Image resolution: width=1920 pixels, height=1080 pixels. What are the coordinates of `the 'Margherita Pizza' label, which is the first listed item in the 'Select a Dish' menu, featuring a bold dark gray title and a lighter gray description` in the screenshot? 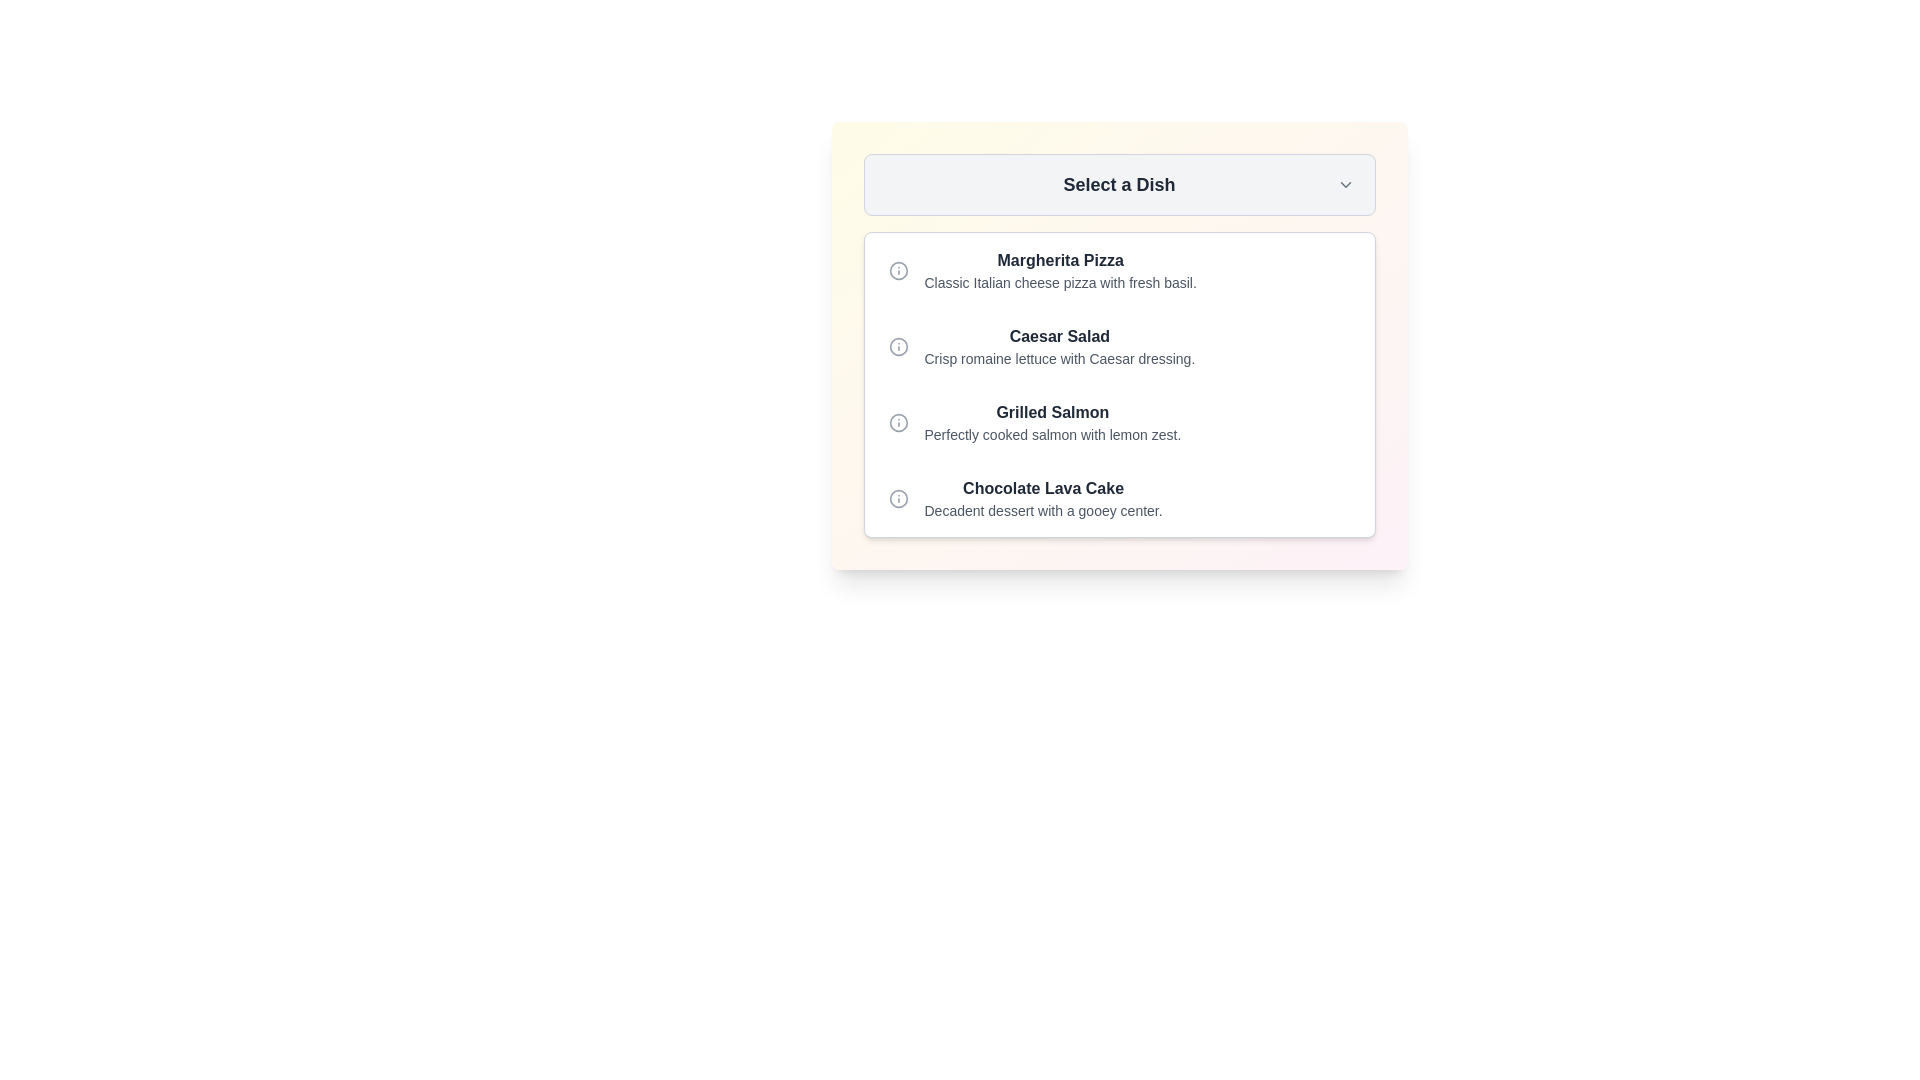 It's located at (1059, 270).